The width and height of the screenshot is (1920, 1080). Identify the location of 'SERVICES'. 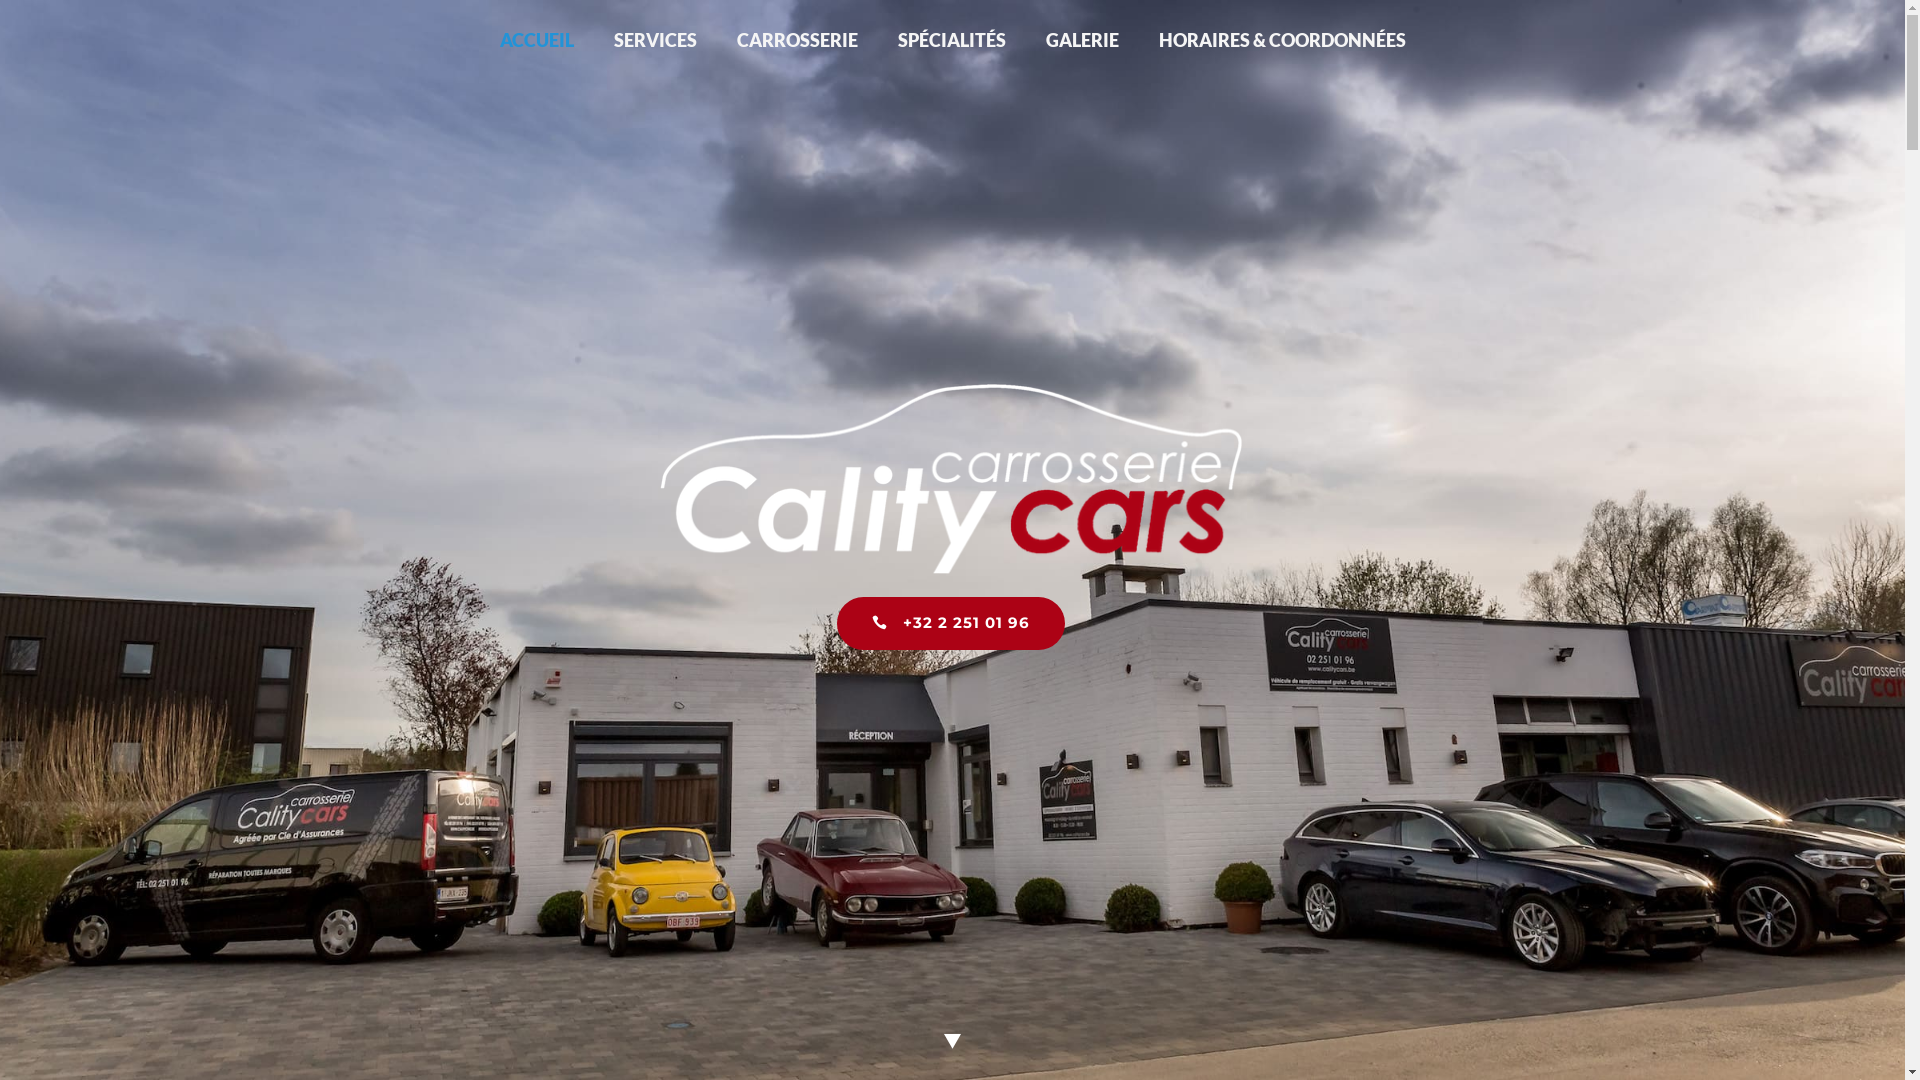
(655, 39).